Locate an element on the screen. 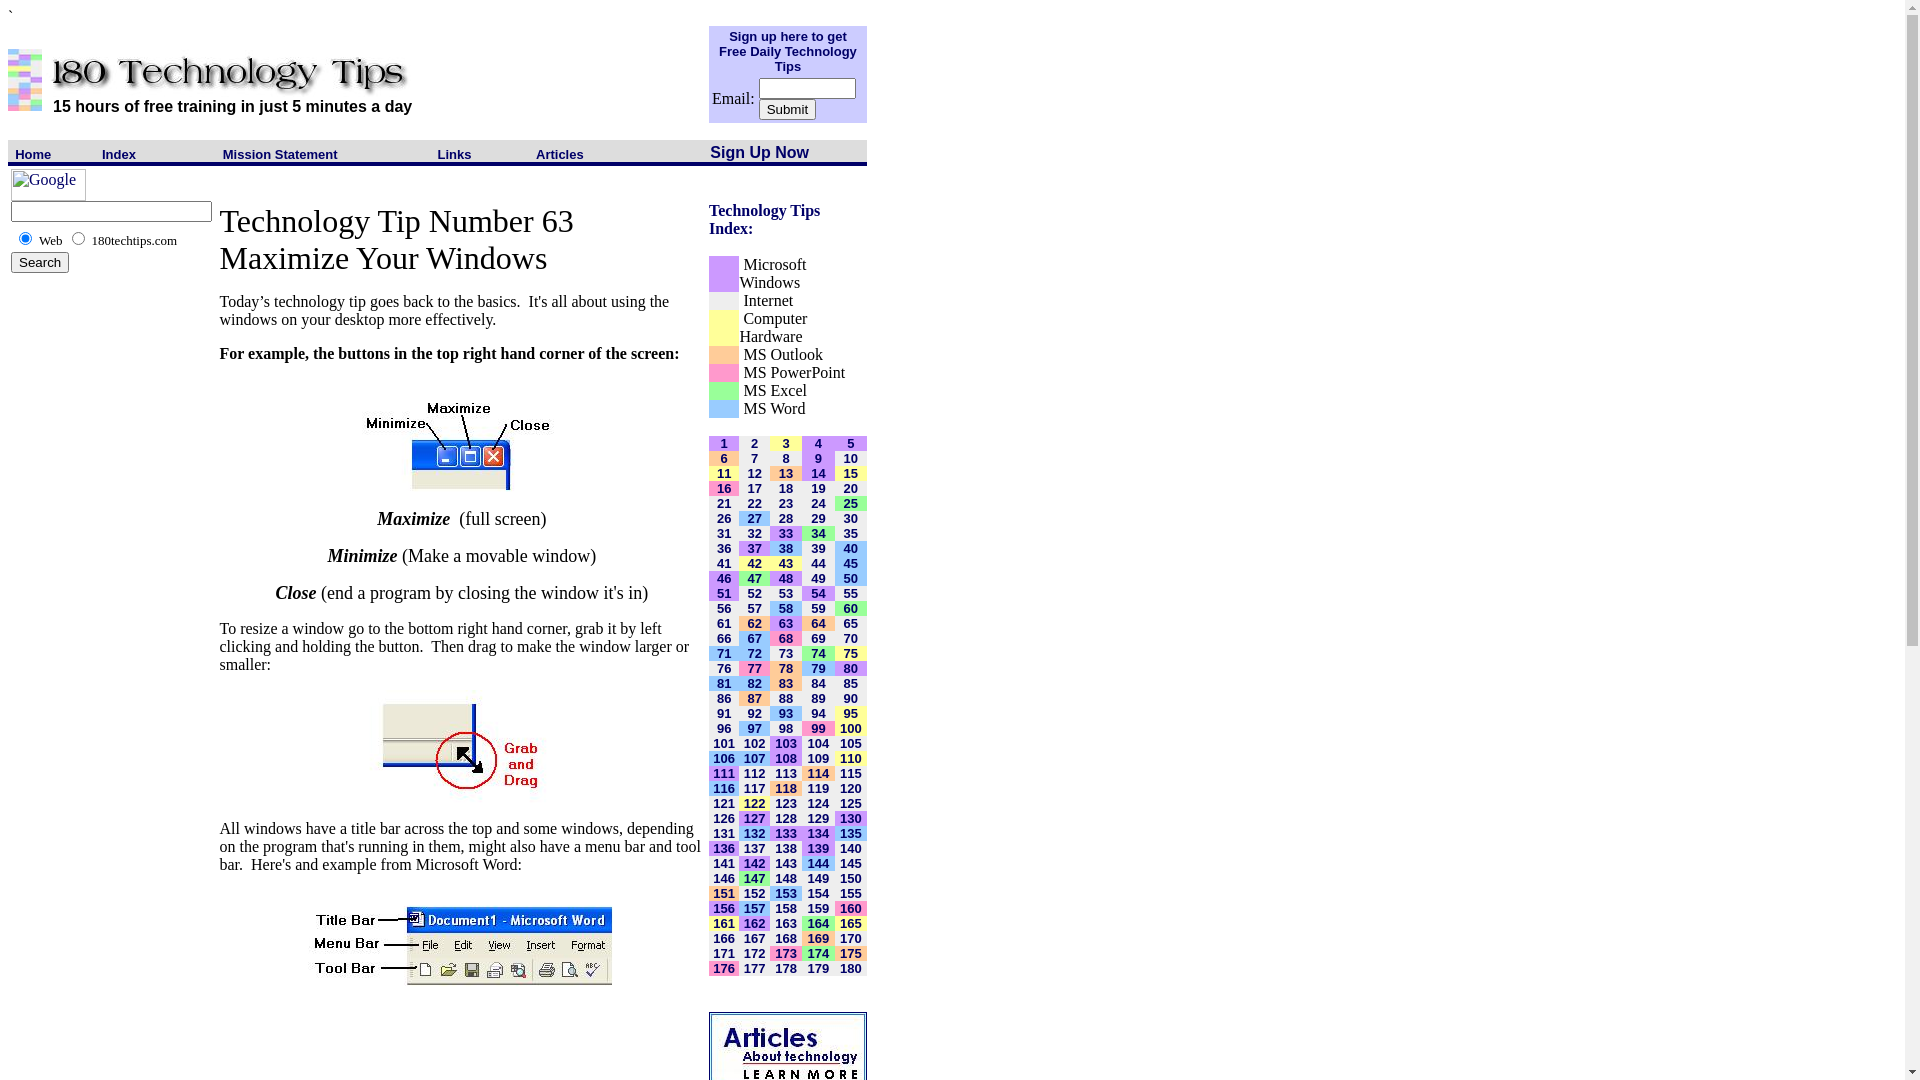  '33' is located at coordinates (785, 532).